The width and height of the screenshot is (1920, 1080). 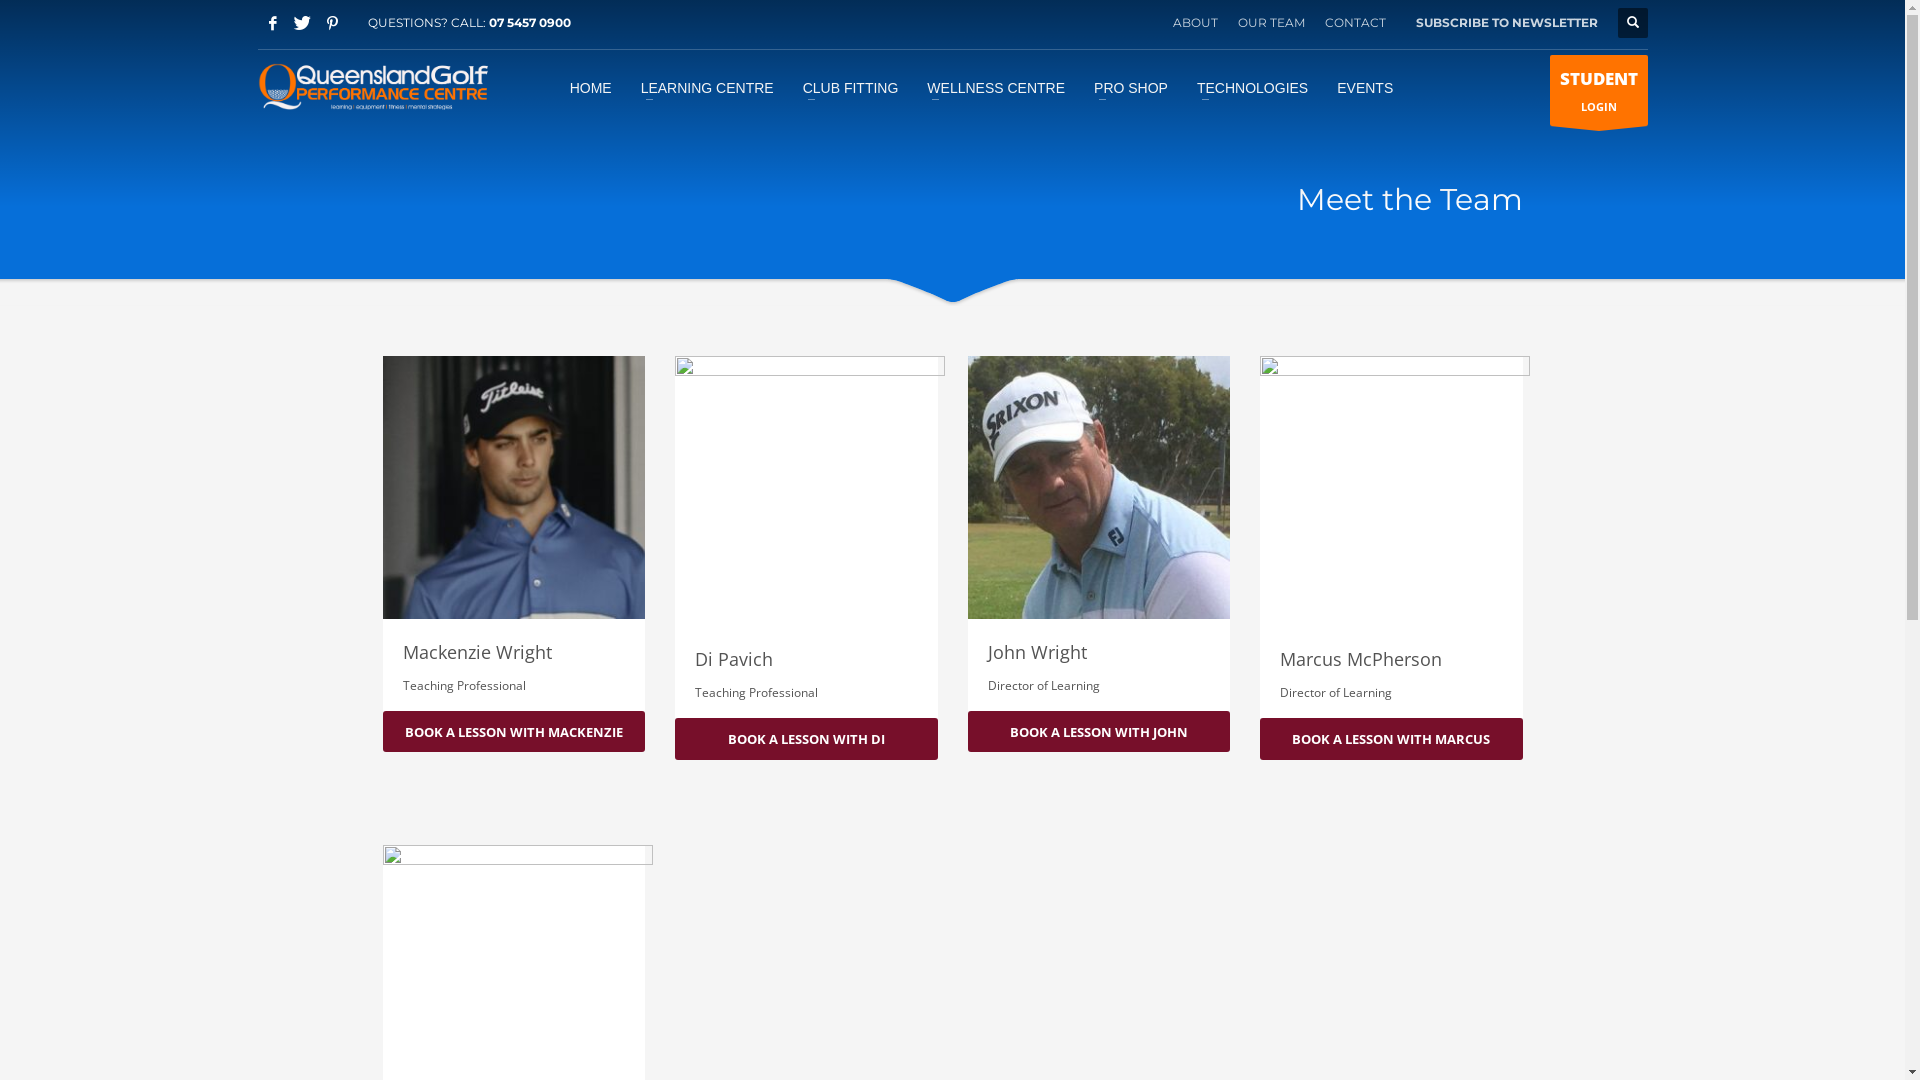 What do you see at coordinates (1237, 23) in the screenshot?
I see `'OUR TEAM'` at bounding box center [1237, 23].